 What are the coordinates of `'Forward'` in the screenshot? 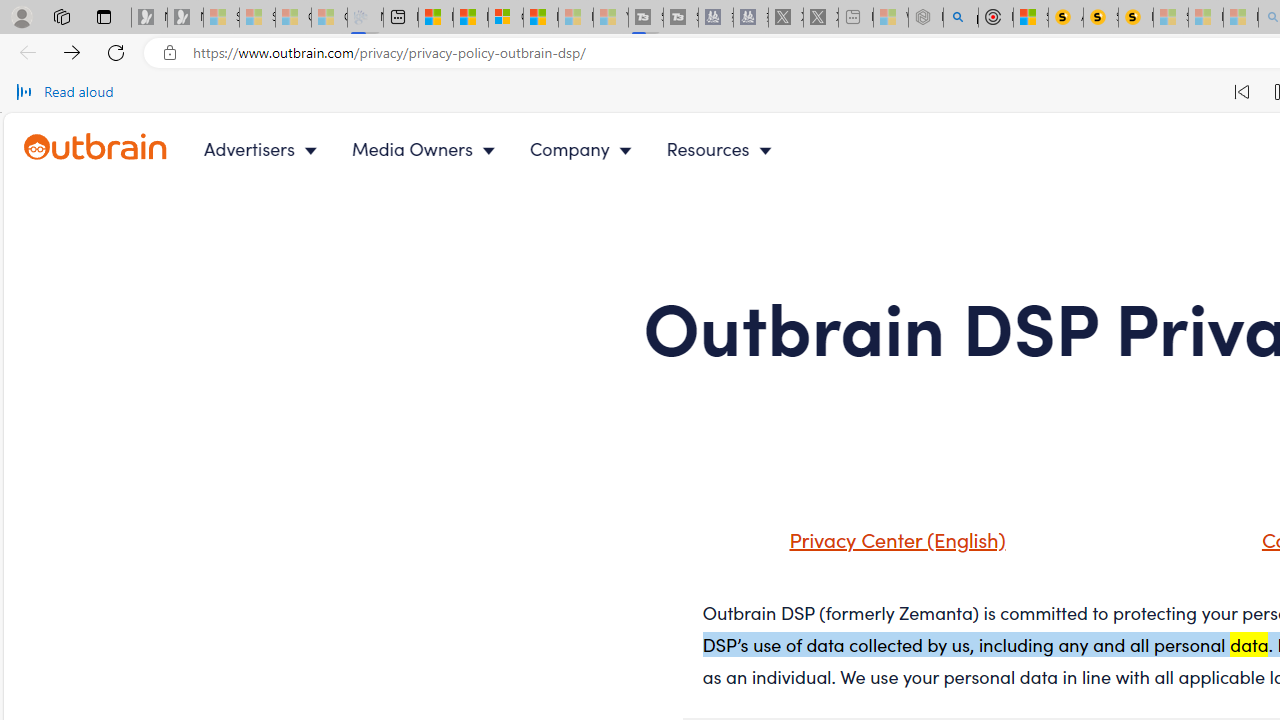 It's located at (72, 51).